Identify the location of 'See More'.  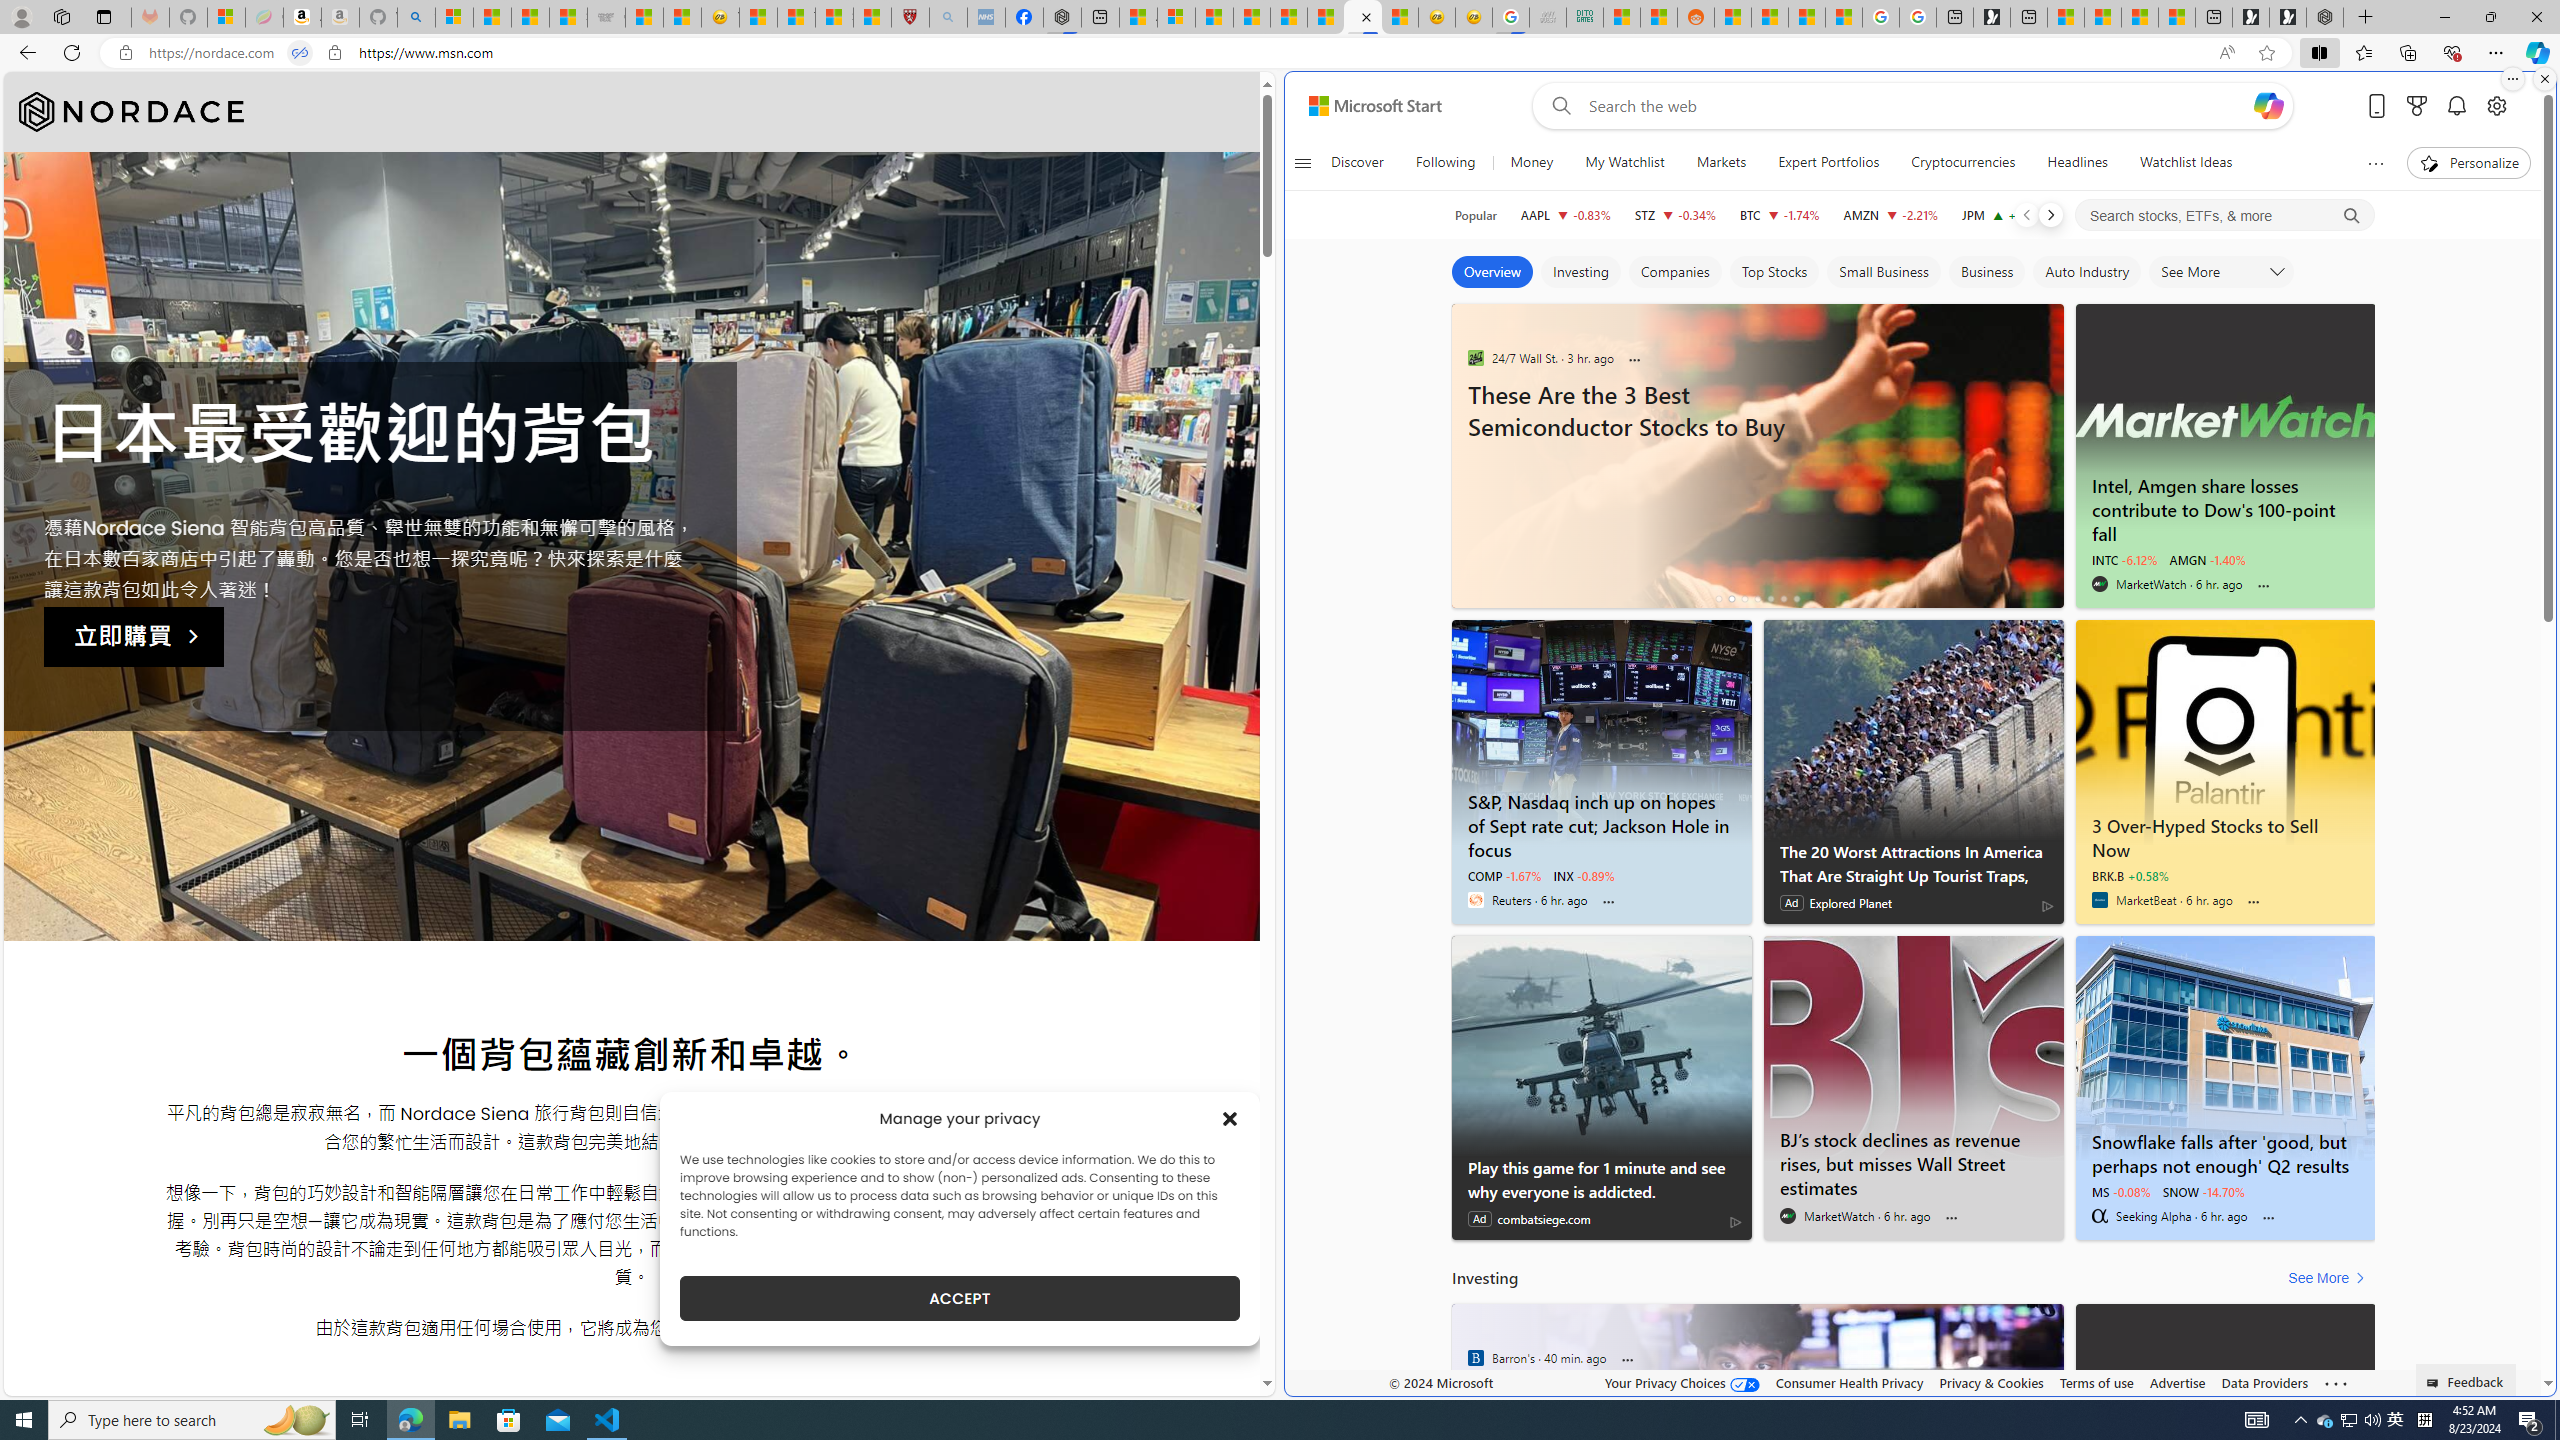
(2329, 1278).